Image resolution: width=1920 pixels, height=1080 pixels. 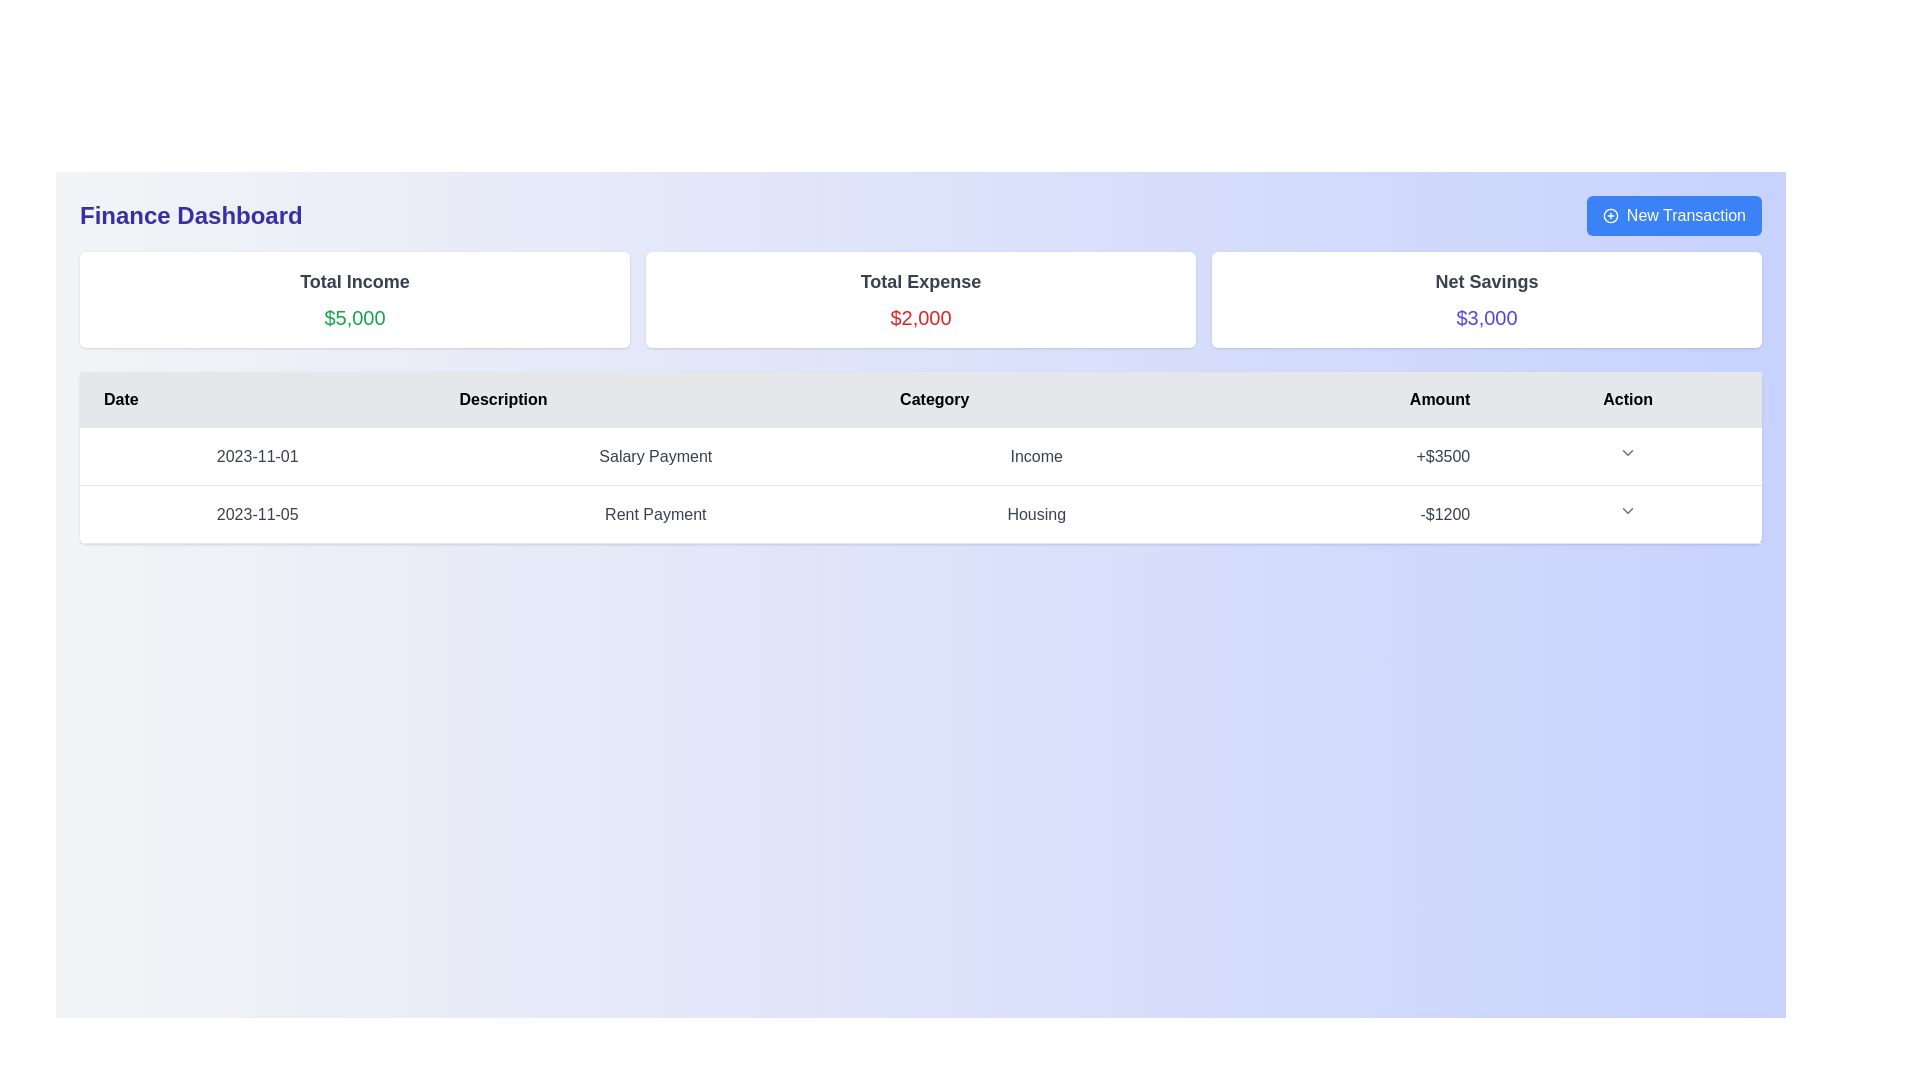 What do you see at coordinates (1036, 456) in the screenshot?
I see `the static text label indicating the category of the associated transaction in the first data row of the table` at bounding box center [1036, 456].